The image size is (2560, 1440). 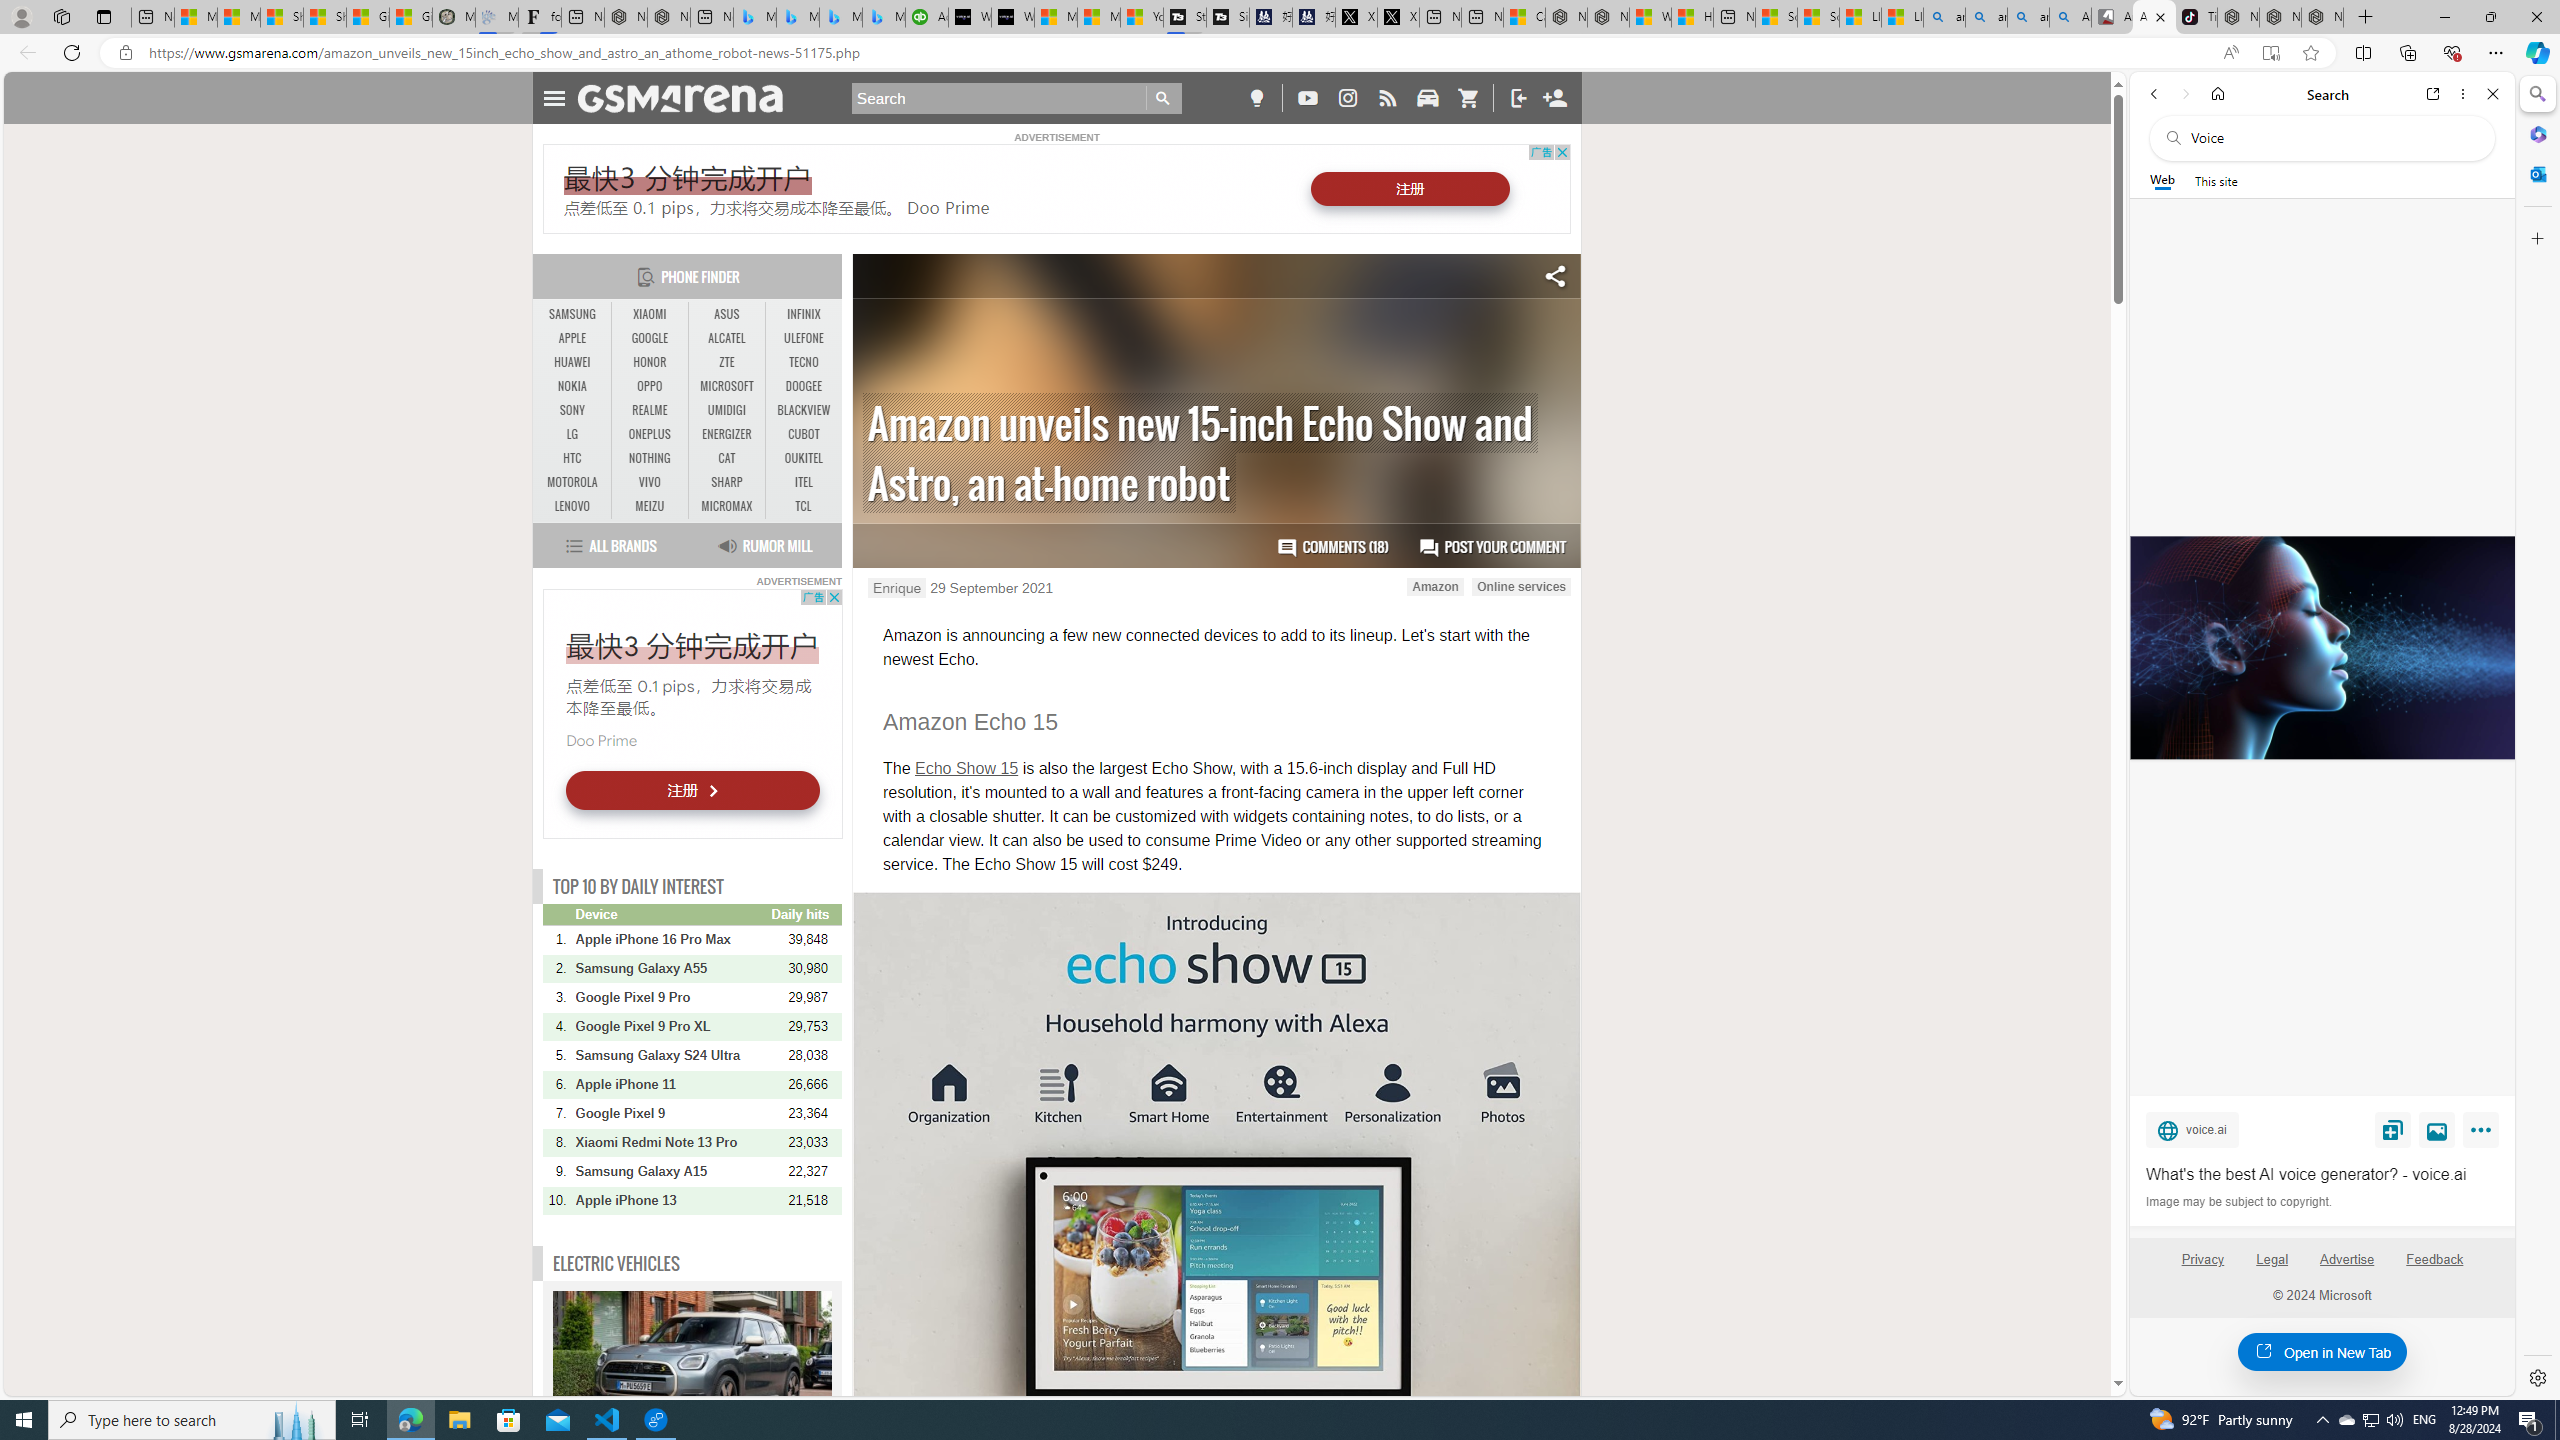 What do you see at coordinates (672, 1141) in the screenshot?
I see `'Xiaomi Redmi Note 13 Pro'` at bounding box center [672, 1141].